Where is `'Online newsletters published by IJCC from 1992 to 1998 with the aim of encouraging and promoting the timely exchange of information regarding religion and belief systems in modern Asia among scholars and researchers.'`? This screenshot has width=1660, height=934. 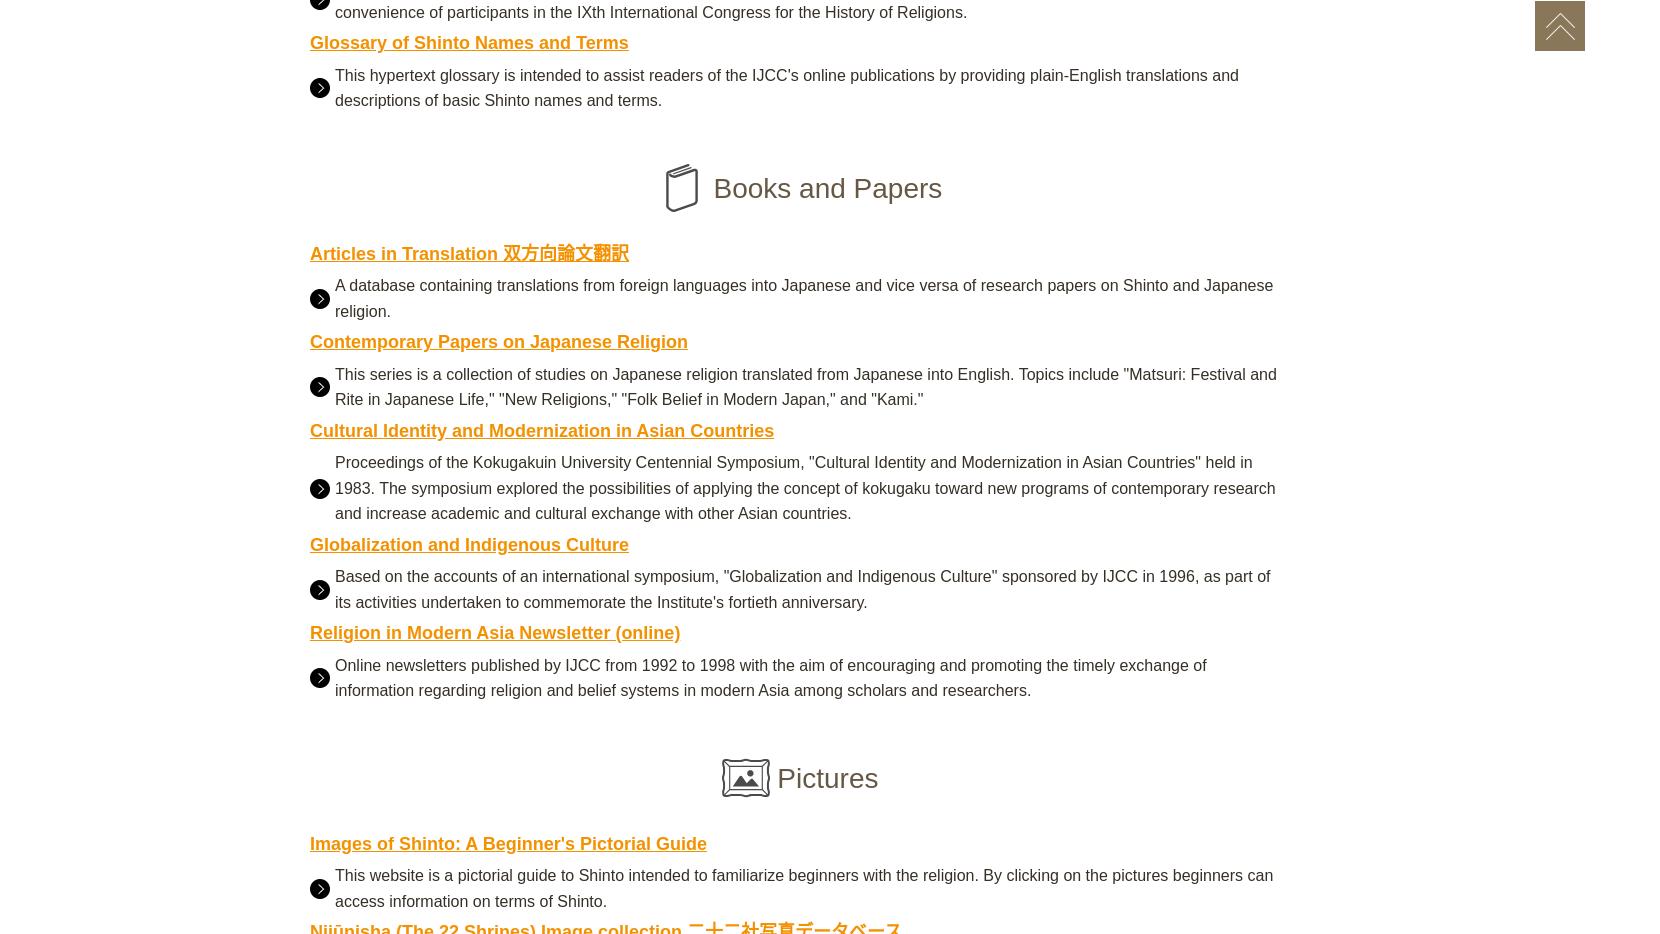
'Online newsletters published by IJCC from 1992 to 1998 with the aim of encouraging and promoting the timely exchange of information regarding religion and belief systems in modern Asia among scholars and researchers.' is located at coordinates (770, 676).